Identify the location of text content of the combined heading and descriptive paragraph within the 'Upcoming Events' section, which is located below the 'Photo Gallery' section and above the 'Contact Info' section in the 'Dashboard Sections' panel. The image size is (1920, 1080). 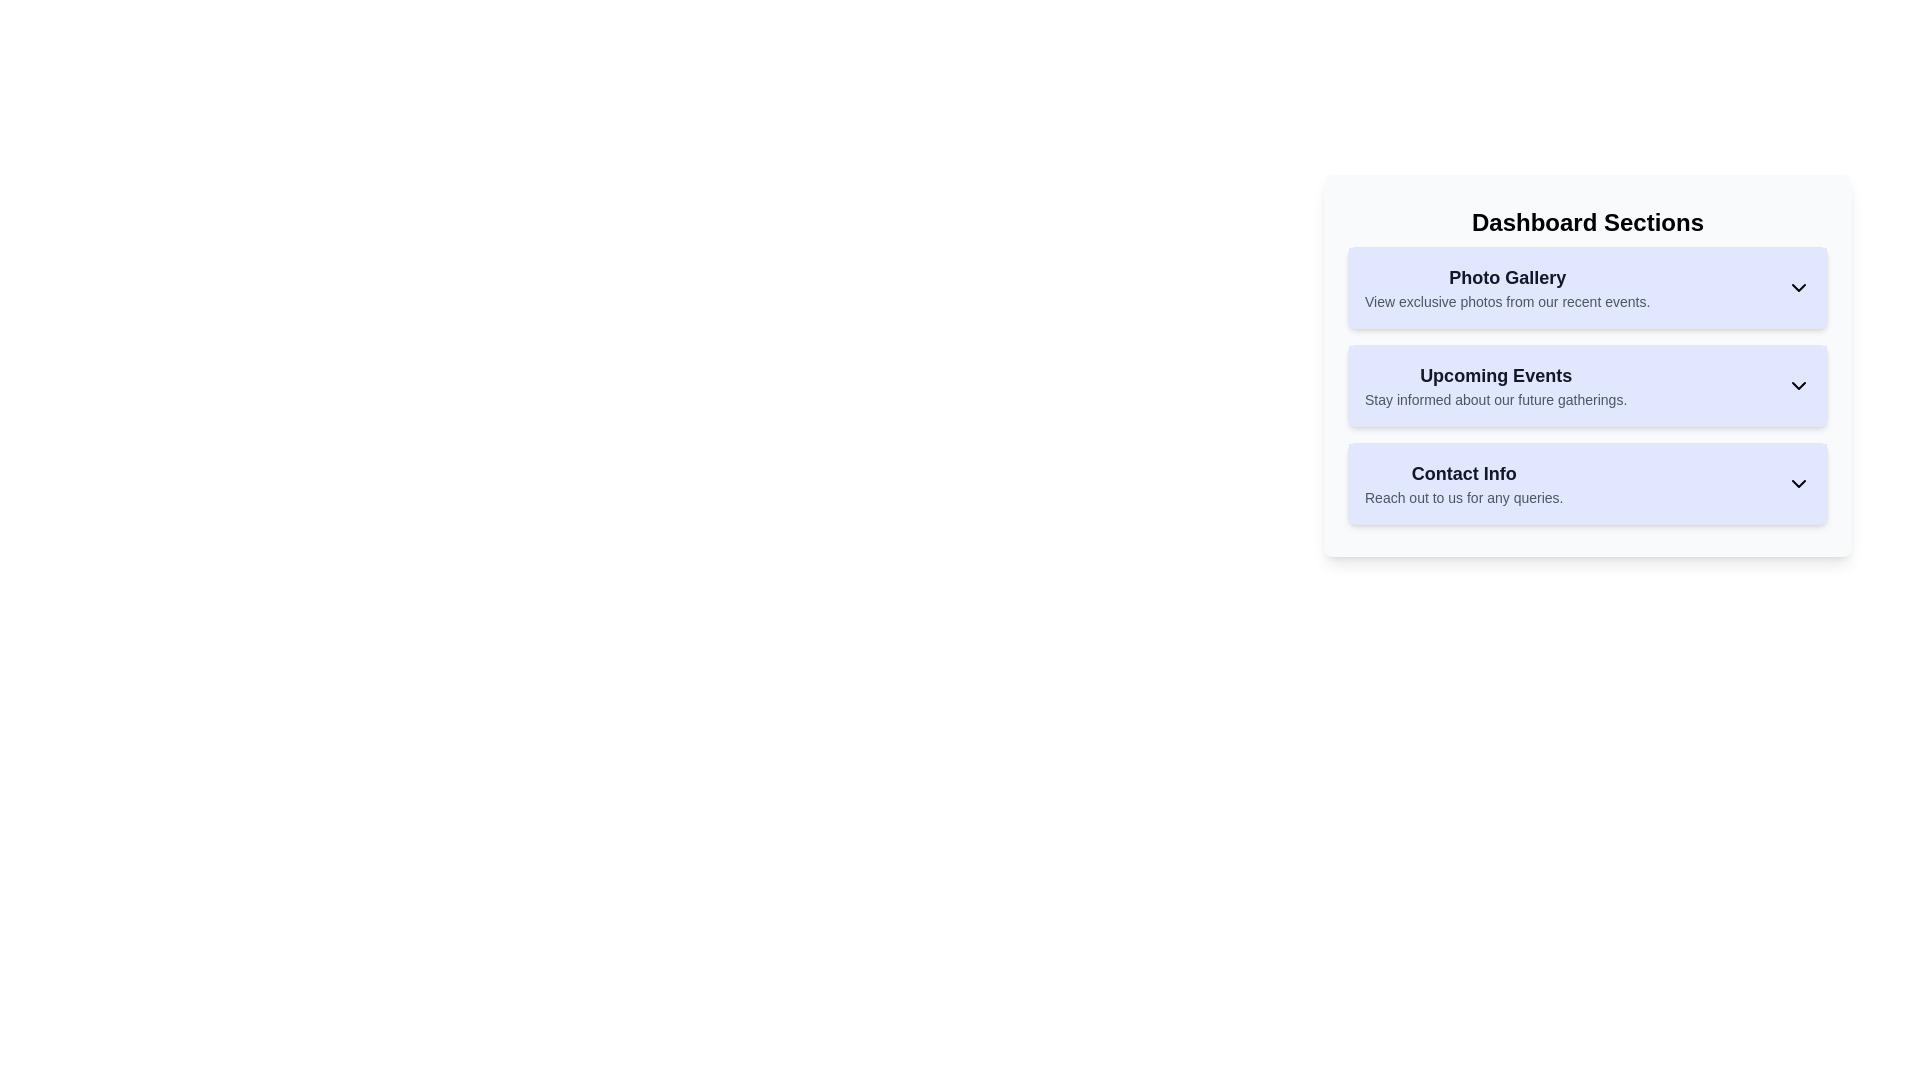
(1496, 385).